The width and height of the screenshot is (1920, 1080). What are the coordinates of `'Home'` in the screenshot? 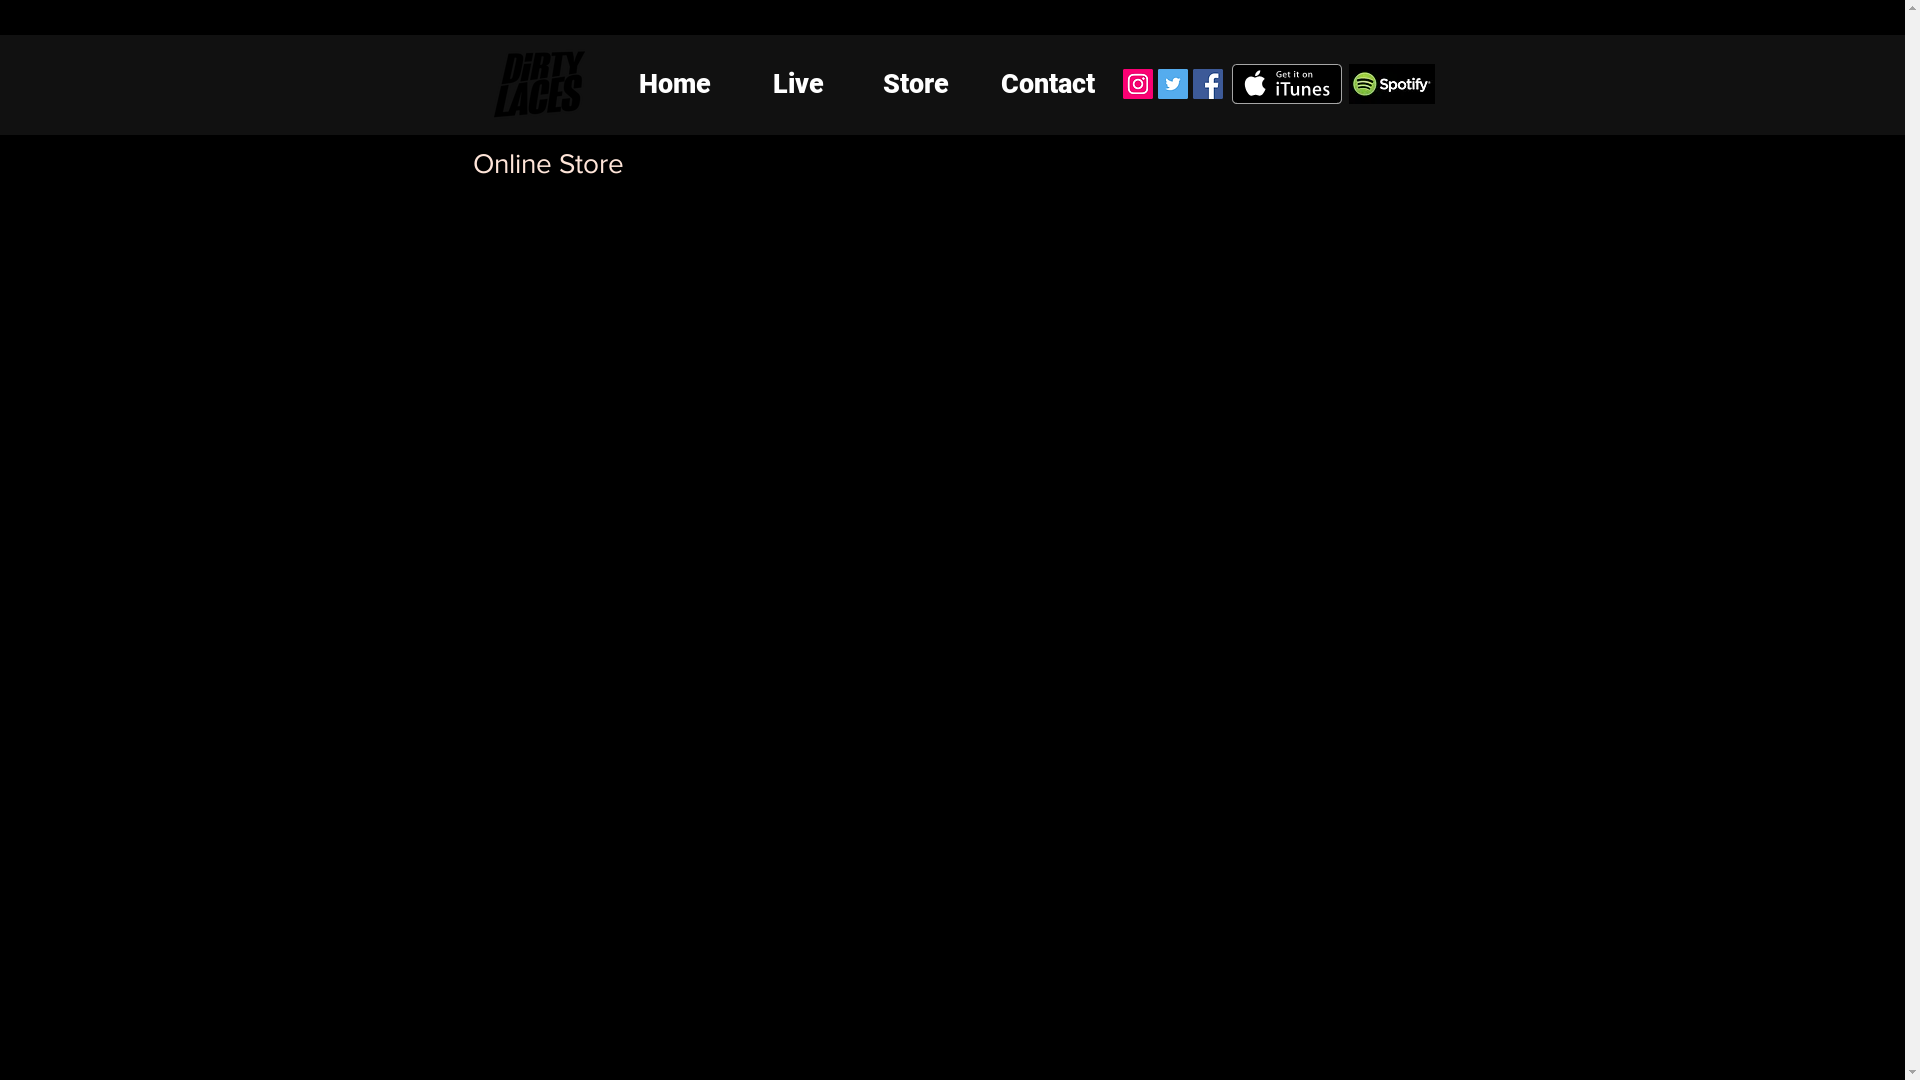 It's located at (674, 83).